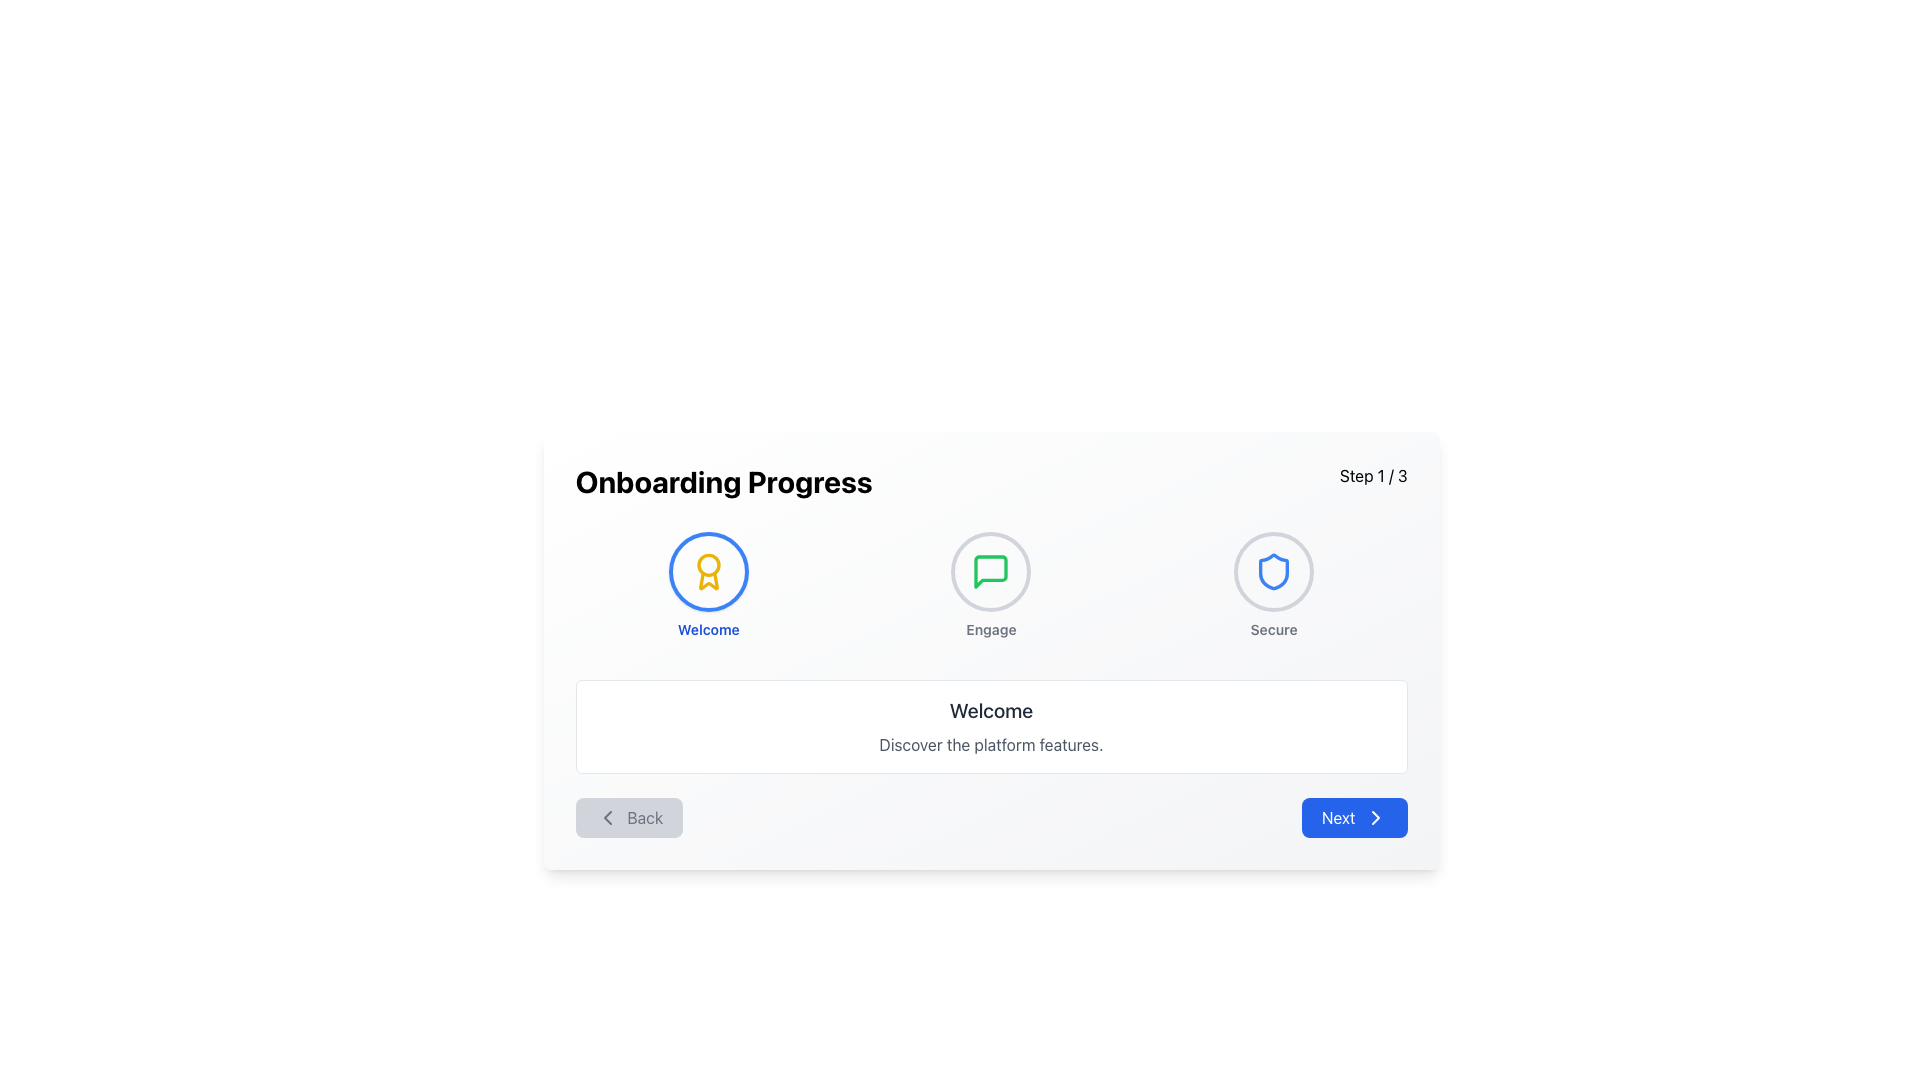  Describe the element at coordinates (991, 709) in the screenshot. I see `the text label that serves as a title or heading` at that location.